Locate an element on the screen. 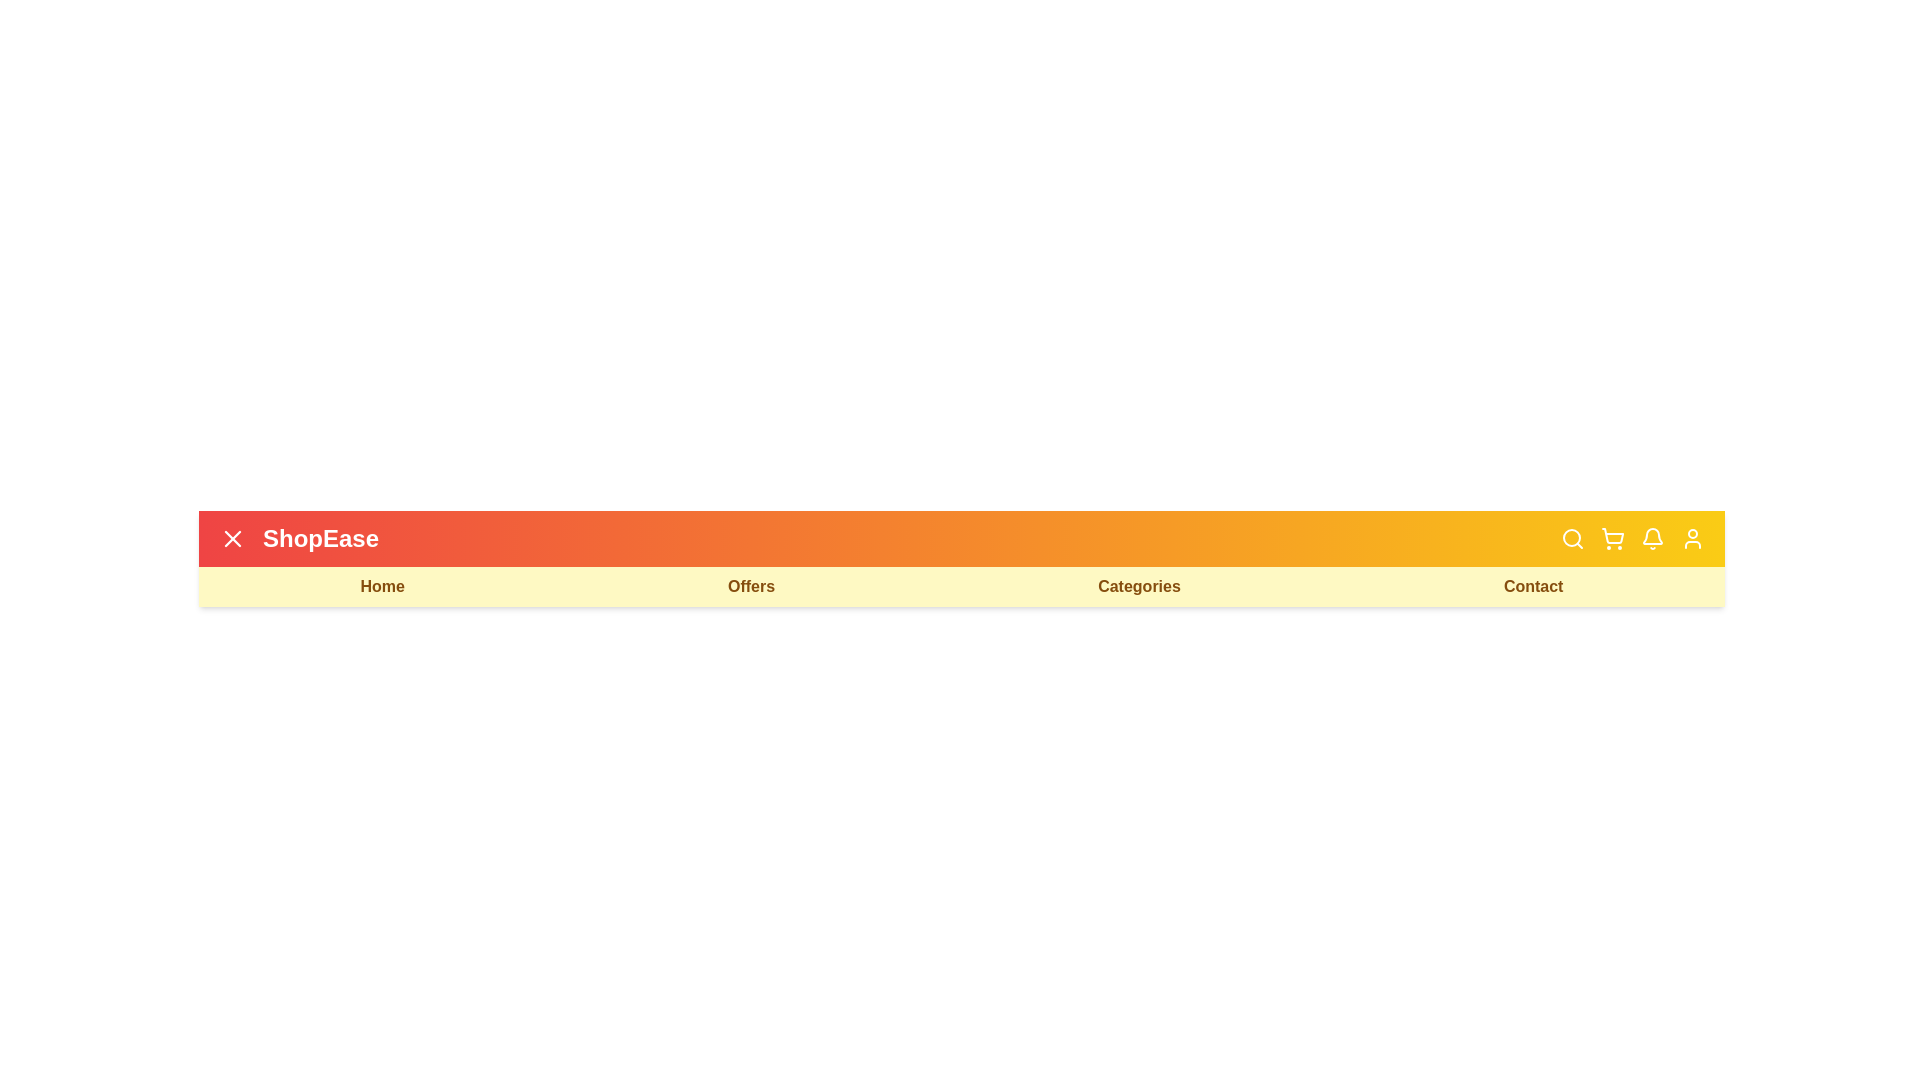 The image size is (1920, 1080). the shopping cart button to view the cart is located at coordinates (1612, 538).